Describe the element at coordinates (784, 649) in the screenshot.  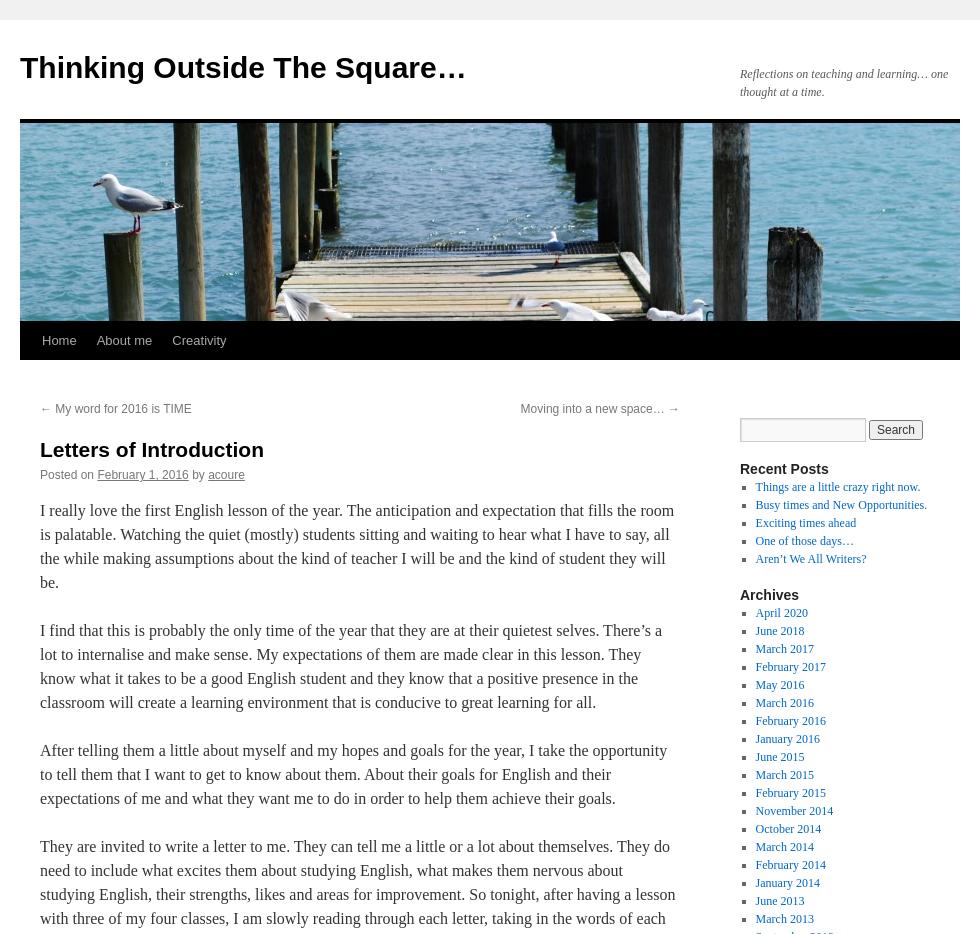
I see `'March 2017'` at that location.